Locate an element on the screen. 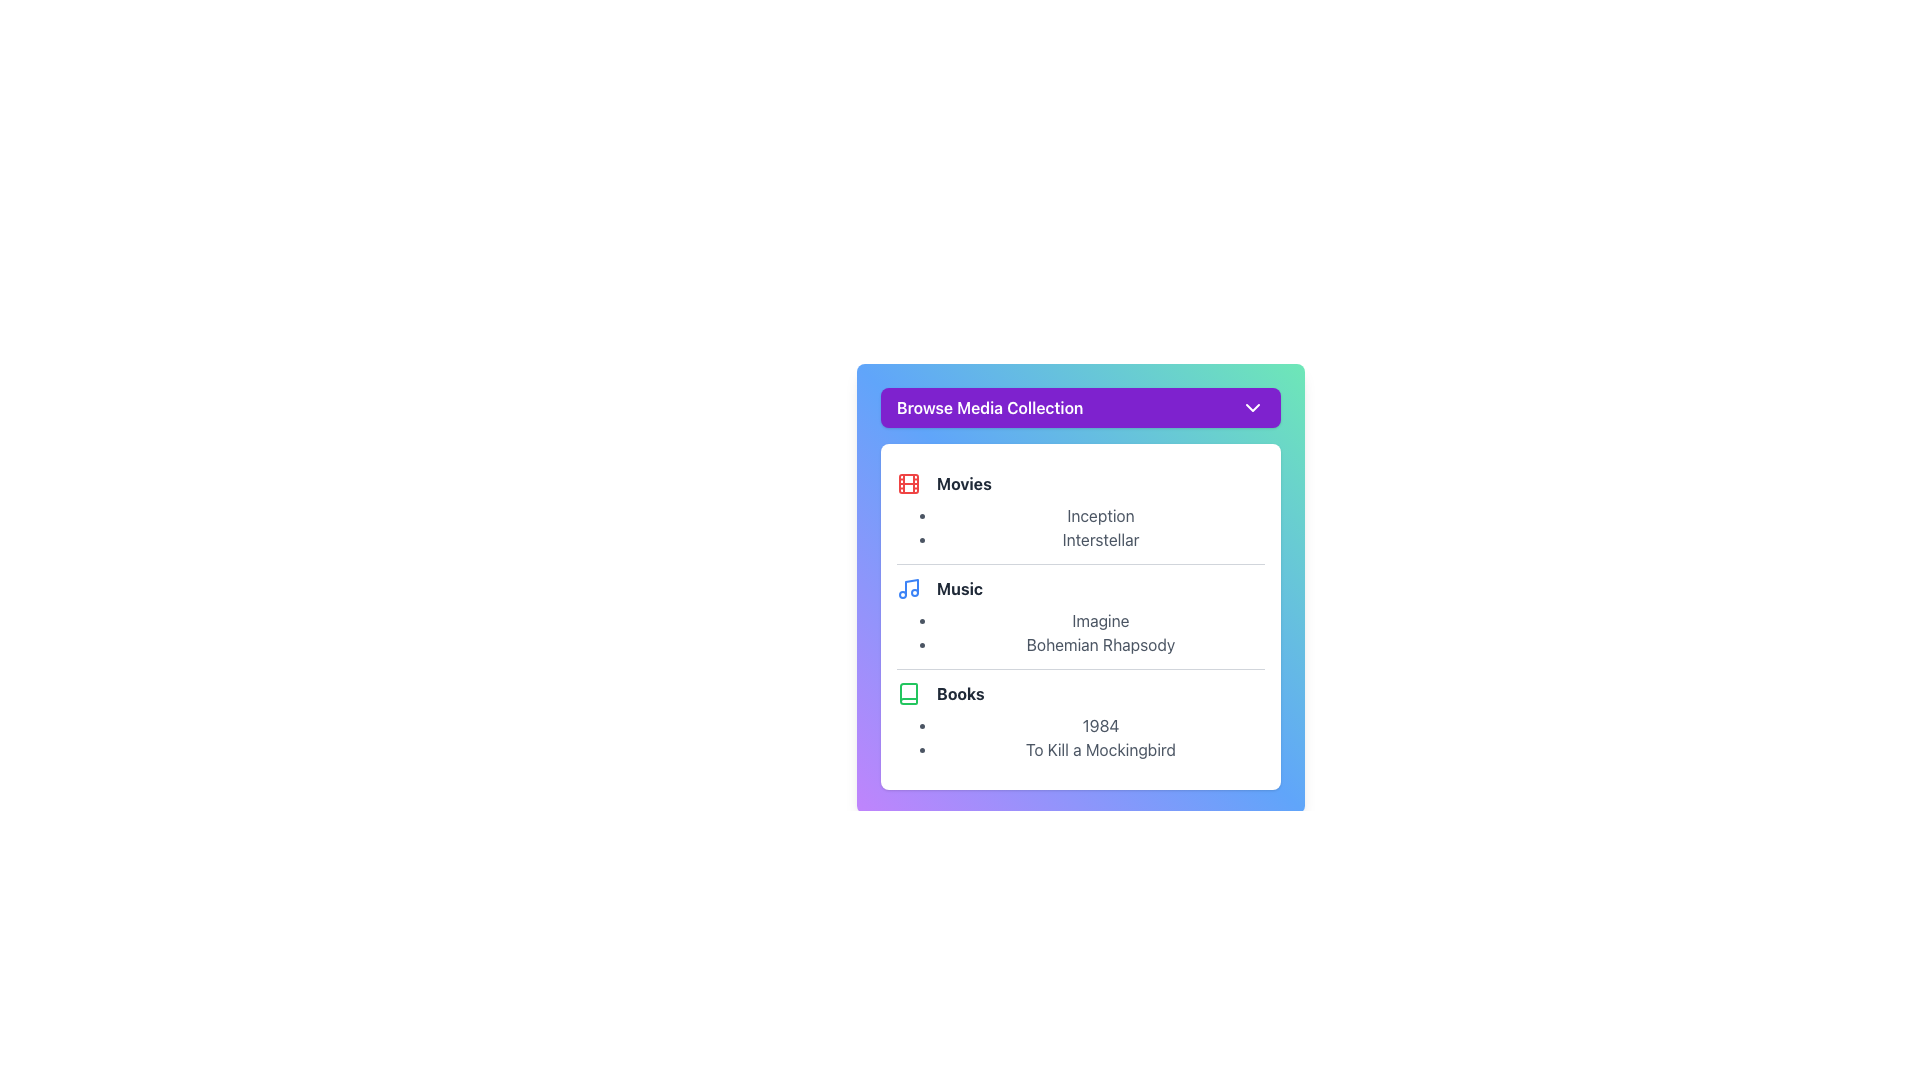 The height and width of the screenshot is (1080, 1920). the text label displaying 'To Kill a Mockingbird' in gray, which is the second item in the 'Books' section of the media browsing interface is located at coordinates (1099, 749).